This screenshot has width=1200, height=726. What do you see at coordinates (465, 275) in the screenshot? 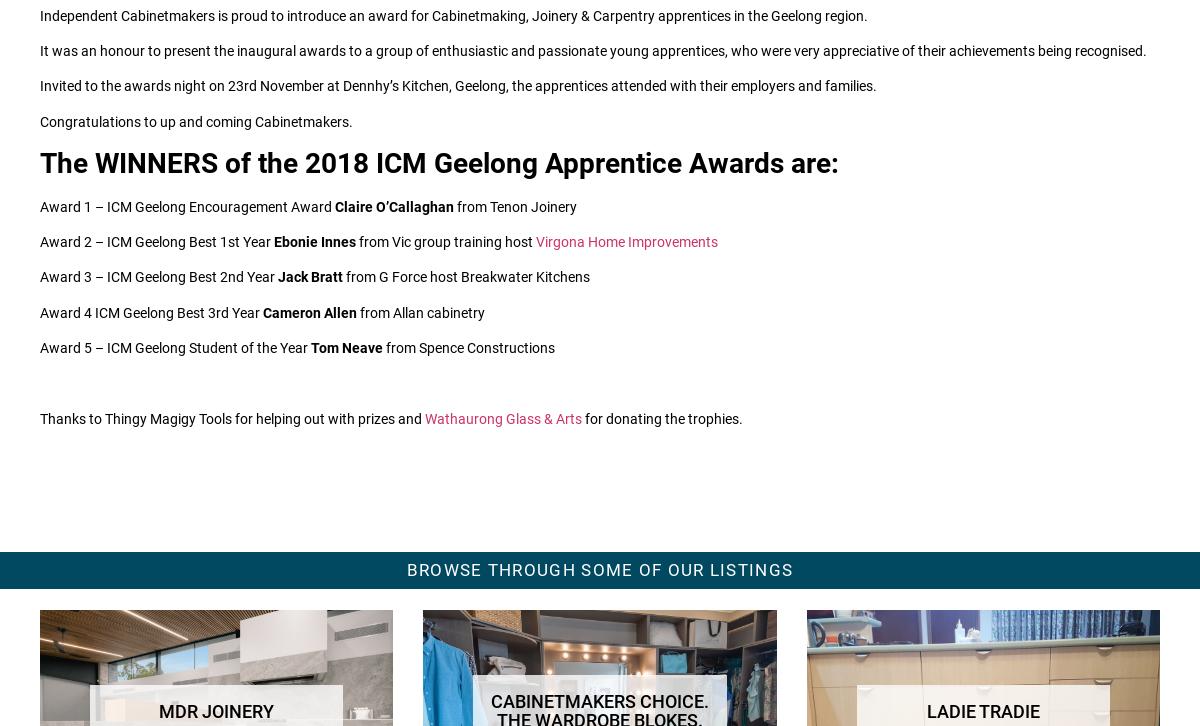
I see `'from G Force host Breakwater Kitchens'` at bounding box center [465, 275].